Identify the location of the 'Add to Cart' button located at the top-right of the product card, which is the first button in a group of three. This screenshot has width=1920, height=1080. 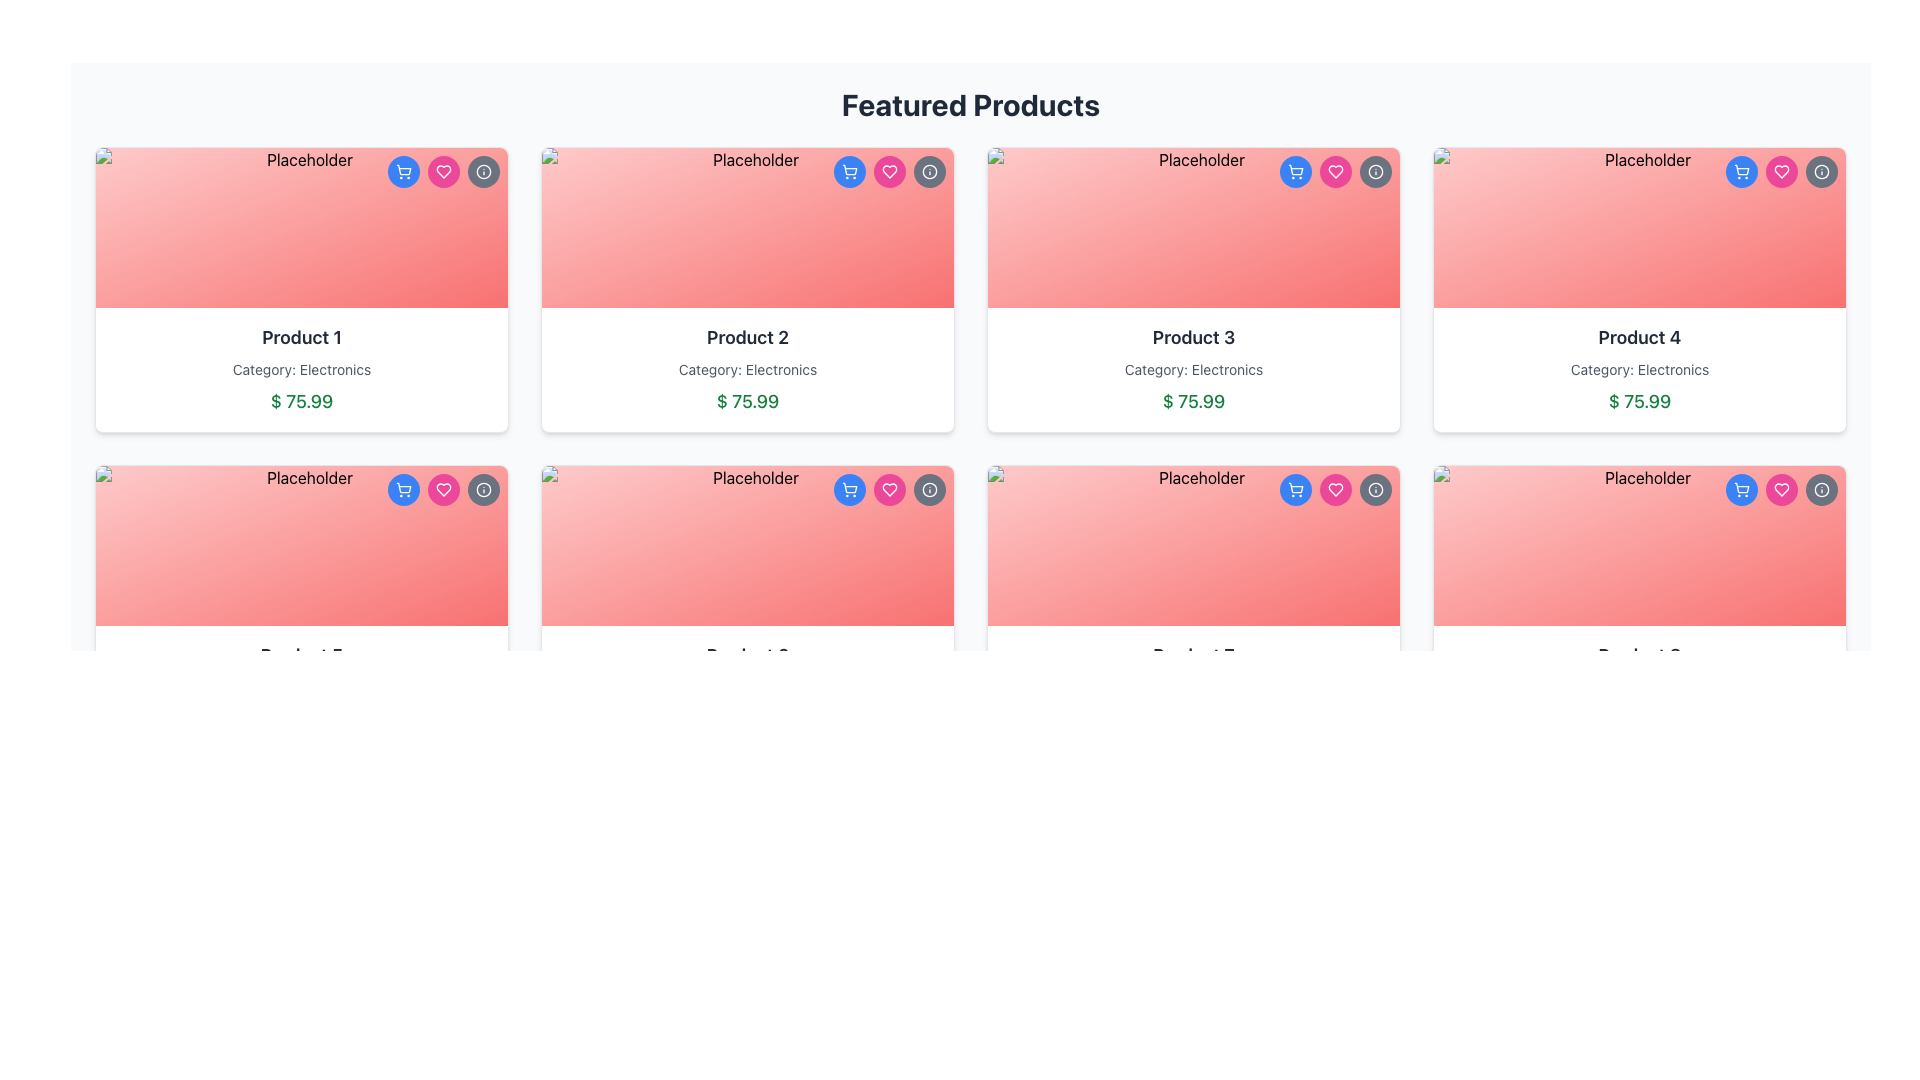
(402, 489).